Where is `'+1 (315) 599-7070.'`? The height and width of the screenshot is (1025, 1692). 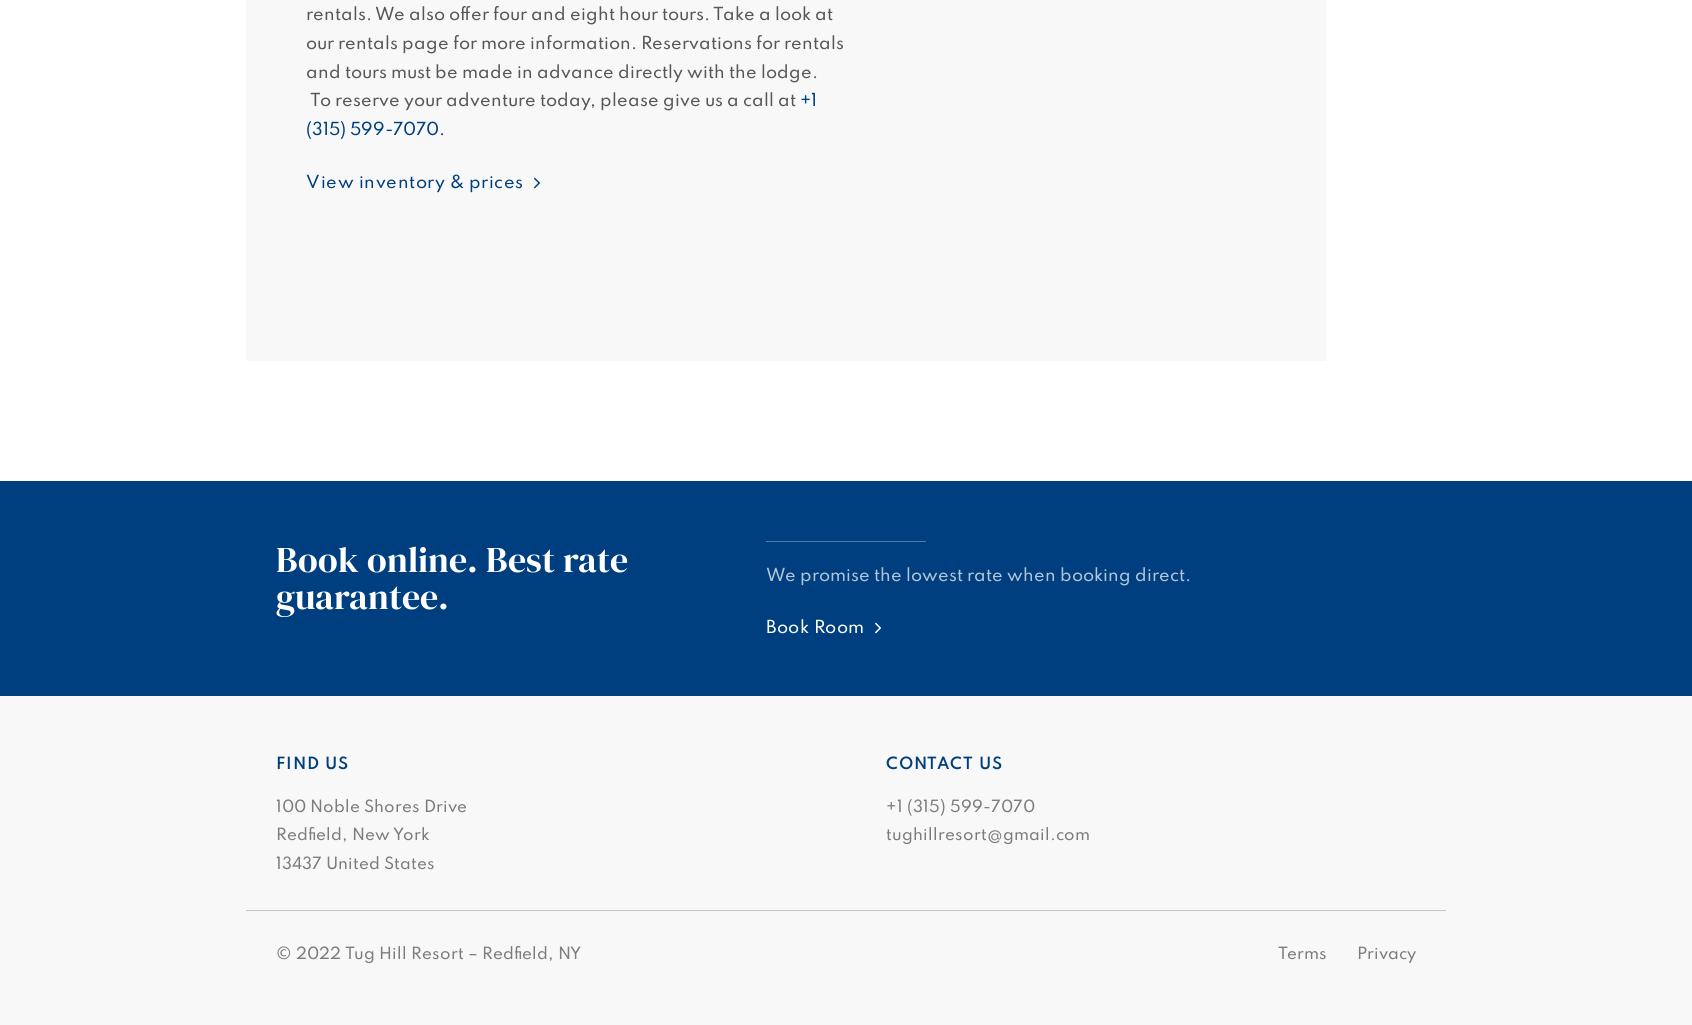 '+1 (315) 599-7070.' is located at coordinates (561, 115).